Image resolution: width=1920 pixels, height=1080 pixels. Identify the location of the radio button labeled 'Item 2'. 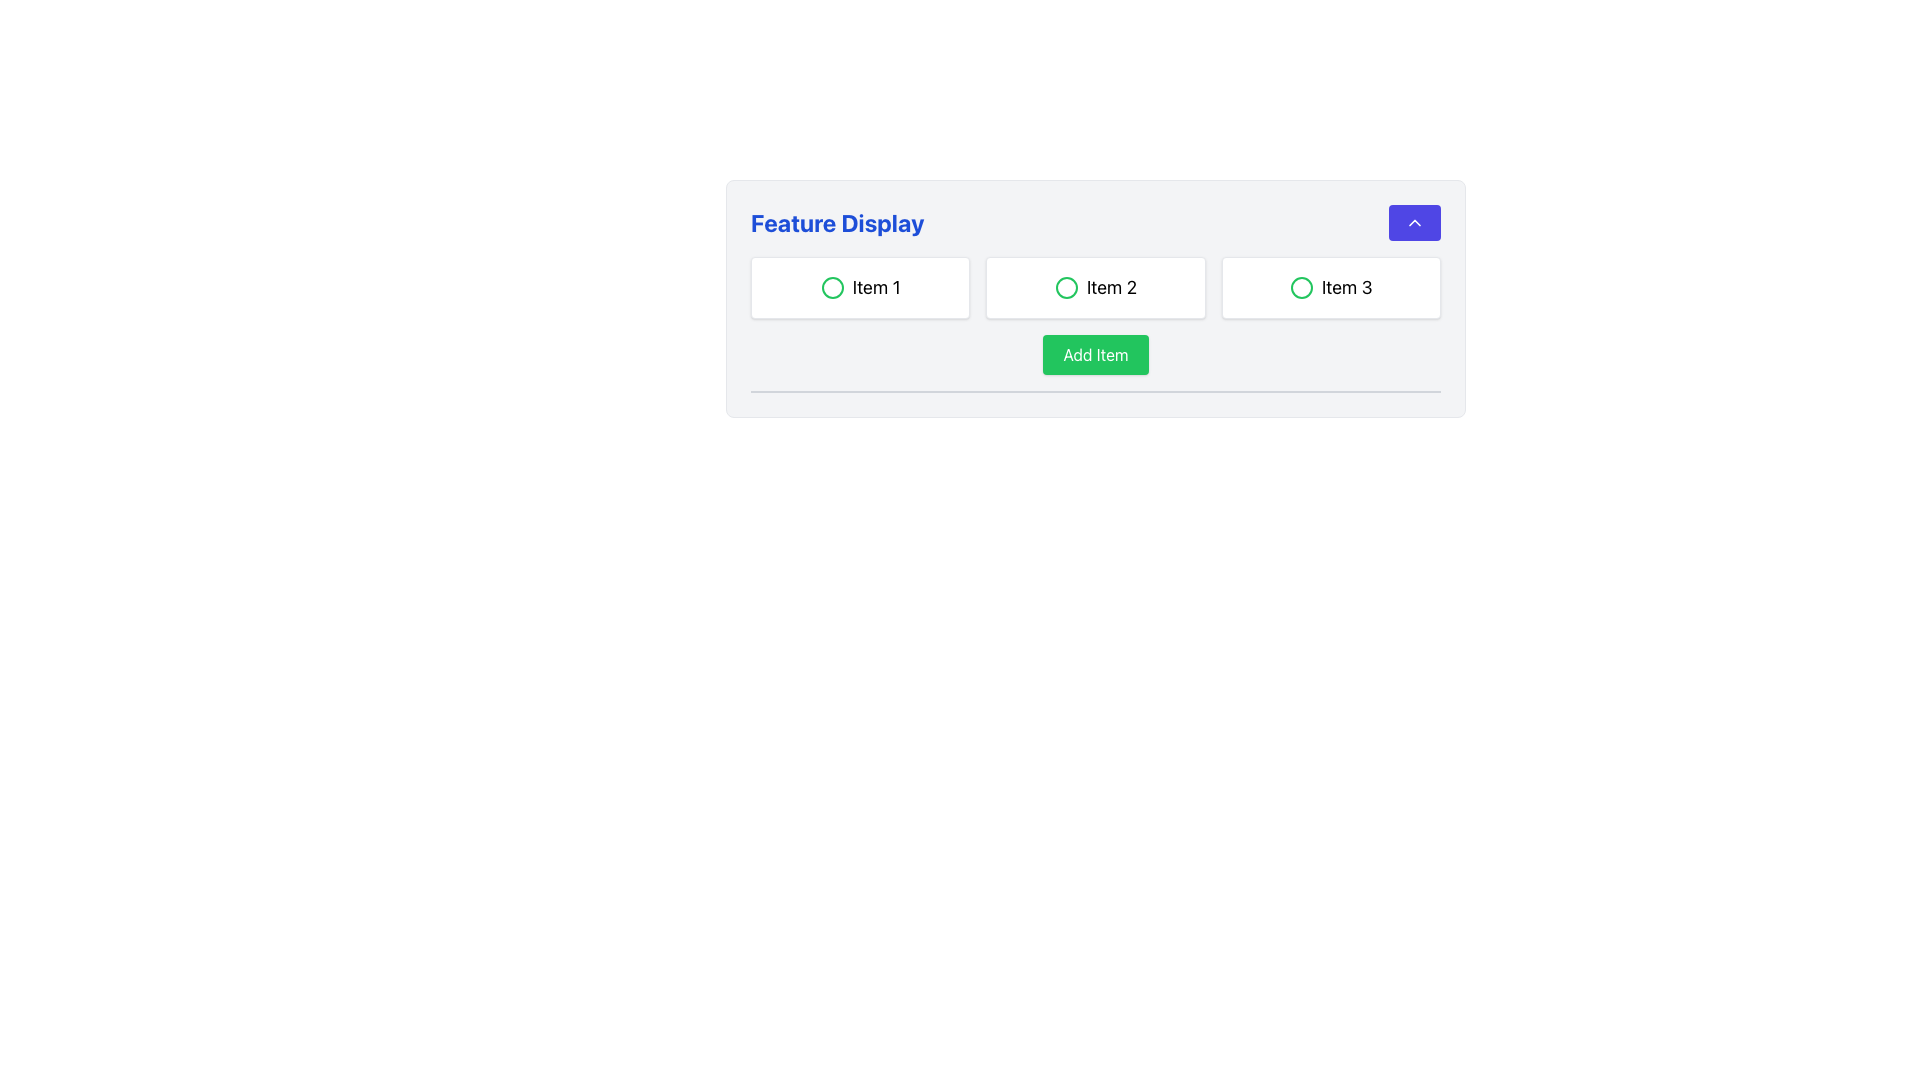
(1065, 288).